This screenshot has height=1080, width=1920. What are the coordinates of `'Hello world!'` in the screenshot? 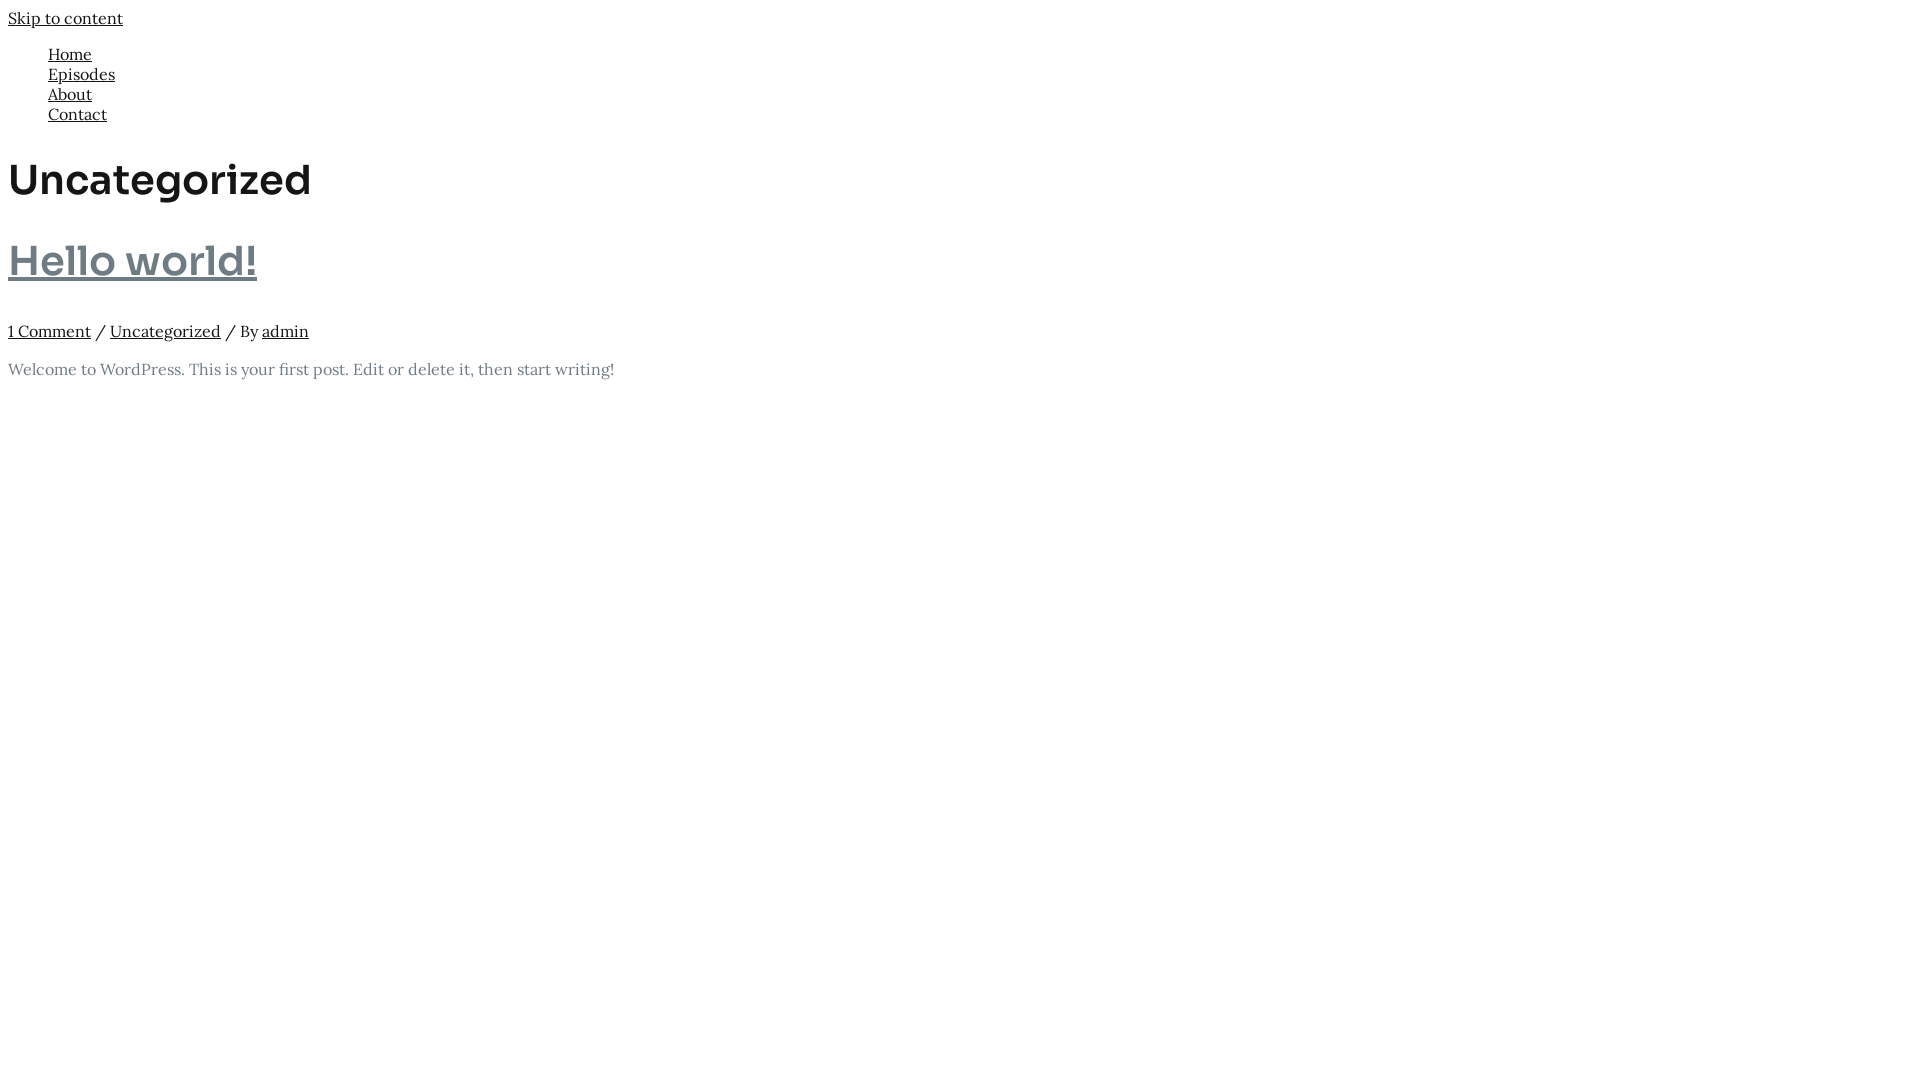 It's located at (131, 260).